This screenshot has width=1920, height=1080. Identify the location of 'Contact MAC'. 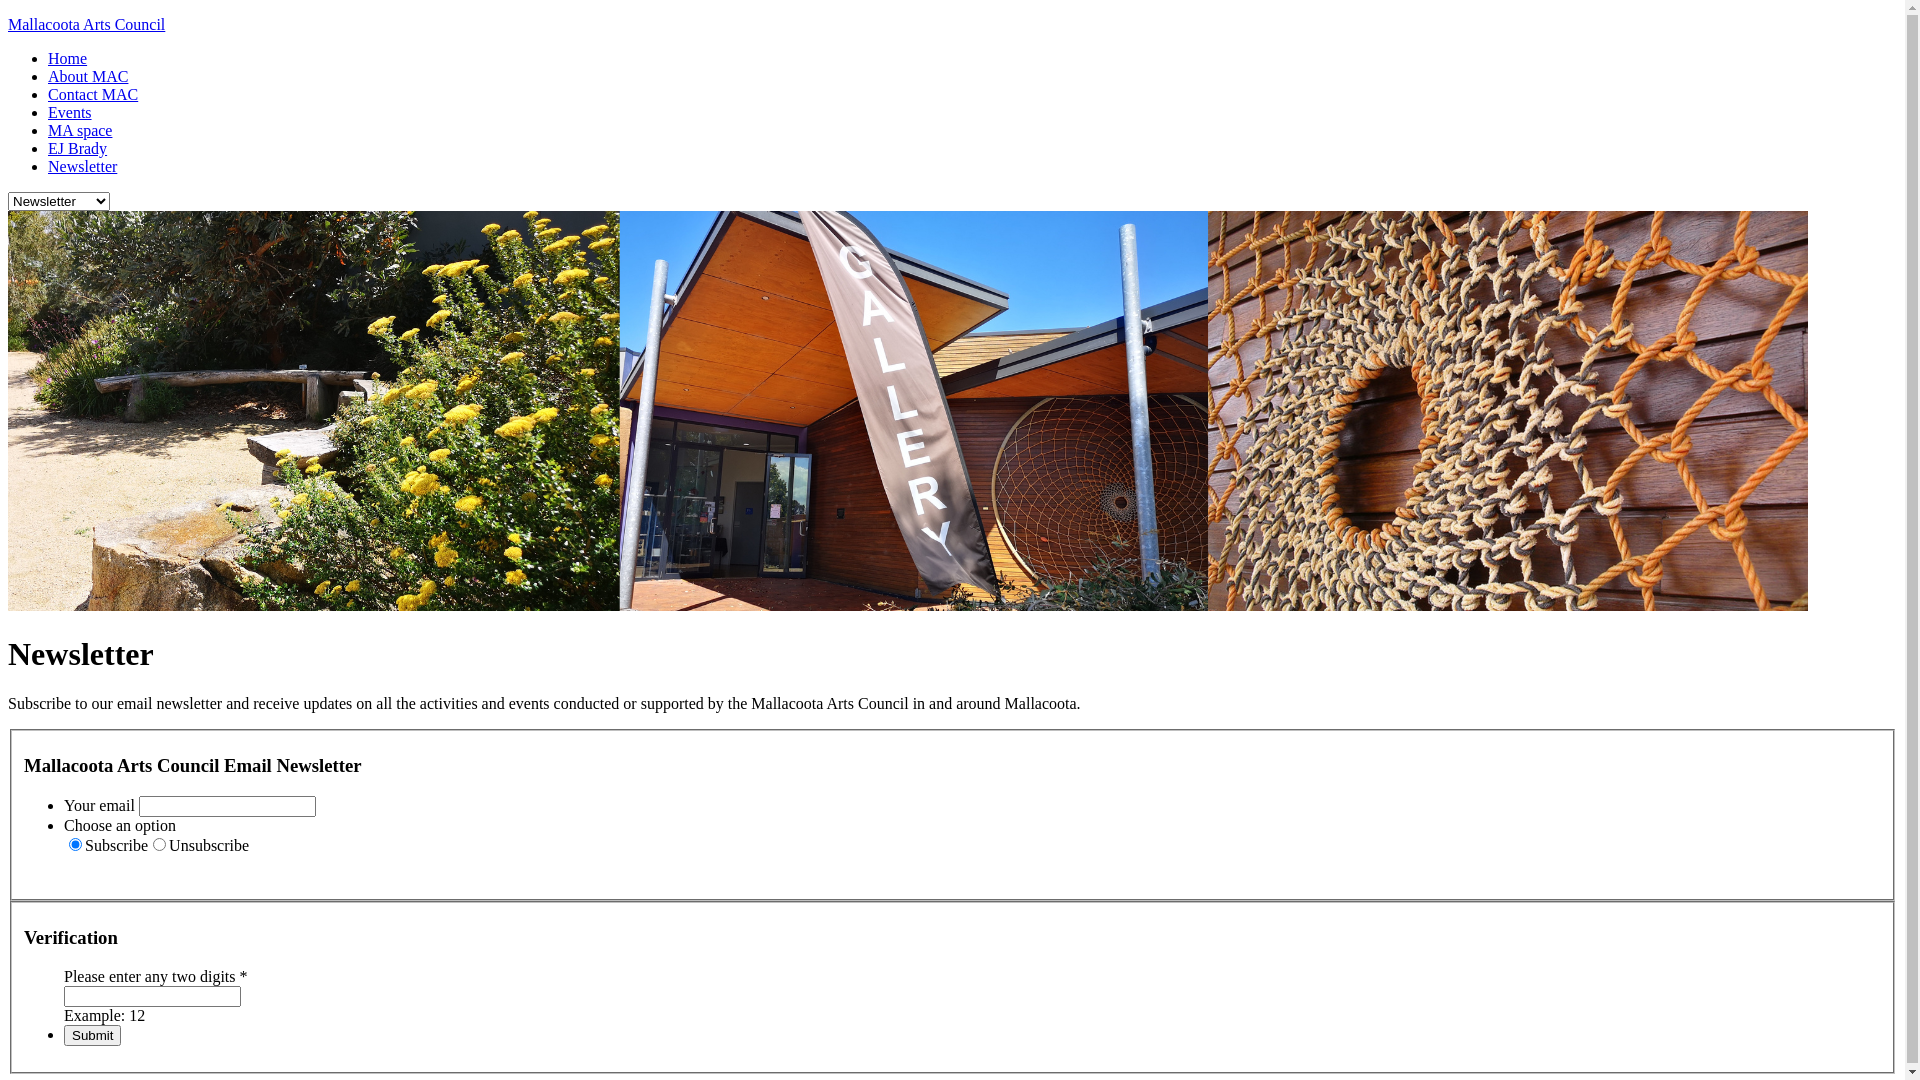
(48, 94).